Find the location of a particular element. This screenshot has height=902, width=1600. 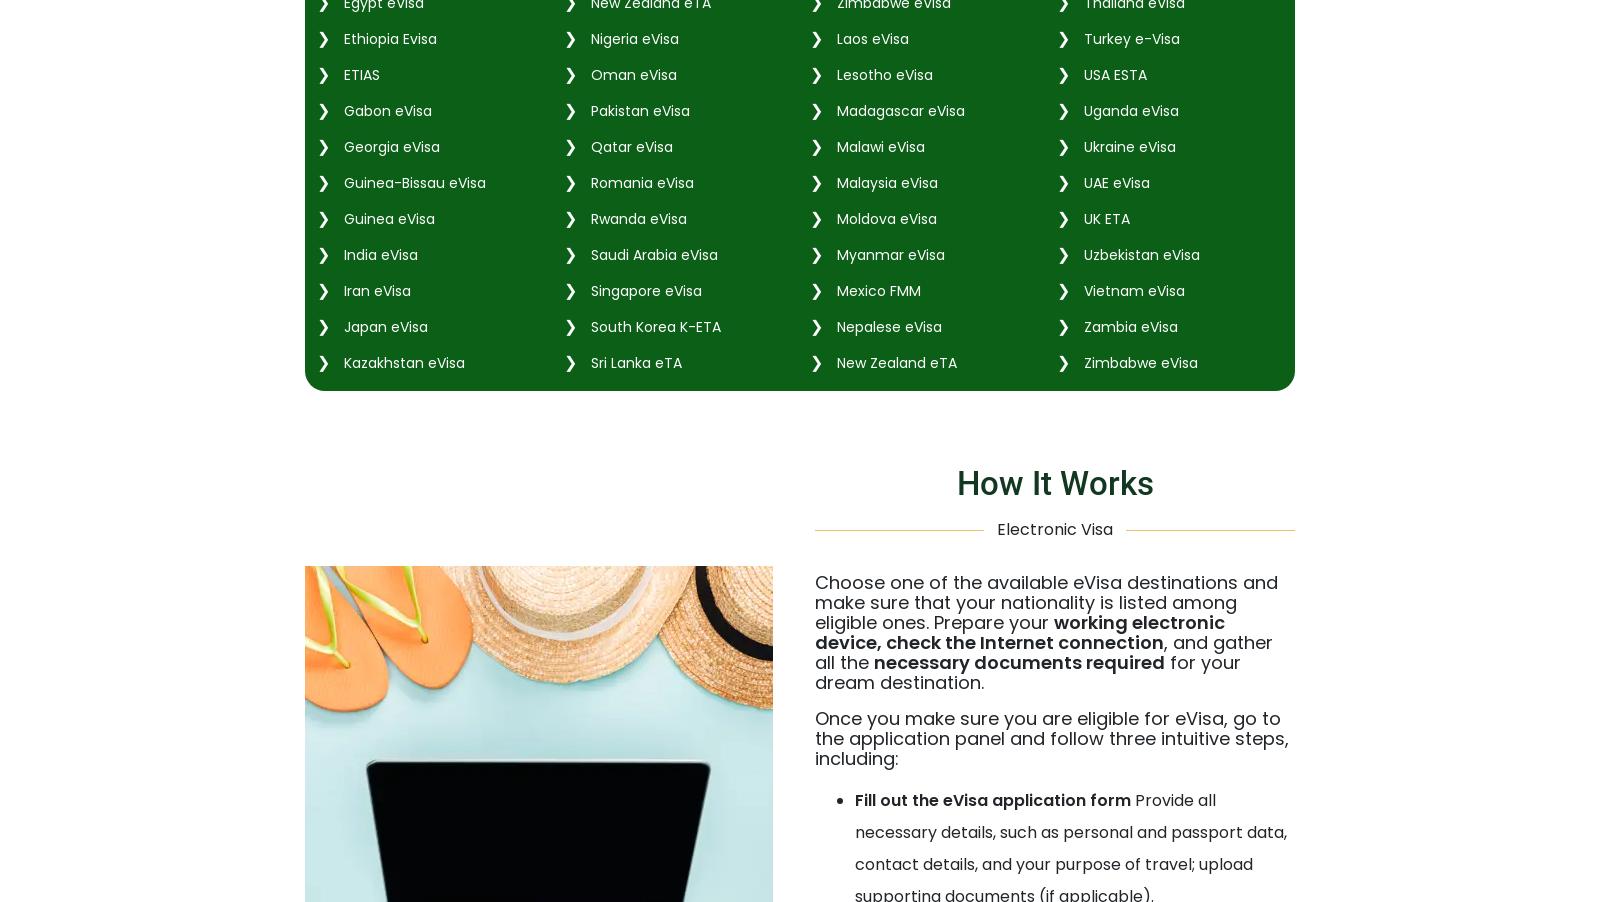

'Nigeria eVisa' is located at coordinates (585, 36).